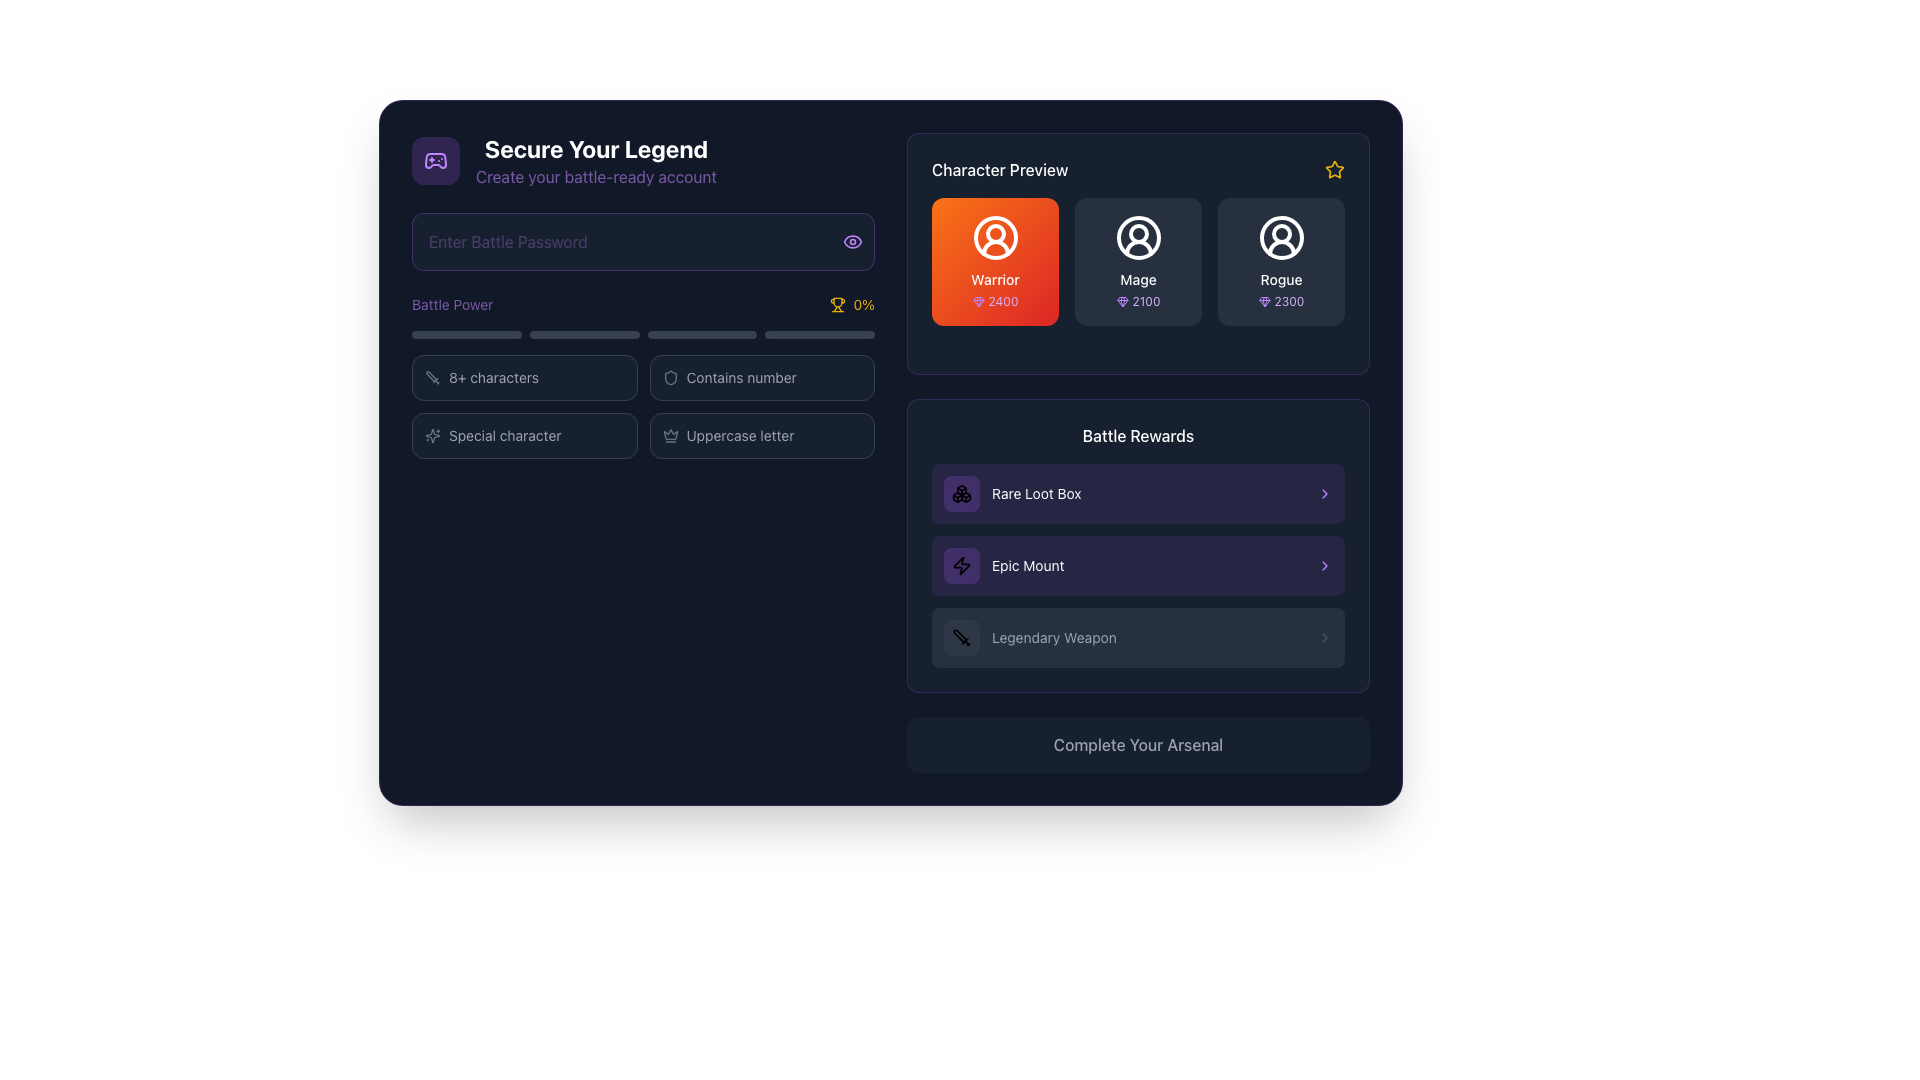 This screenshot has height=1080, width=1920. What do you see at coordinates (431, 434) in the screenshot?
I see `the decorative icon positioned to the left of the text labeled 'Special character'` at bounding box center [431, 434].